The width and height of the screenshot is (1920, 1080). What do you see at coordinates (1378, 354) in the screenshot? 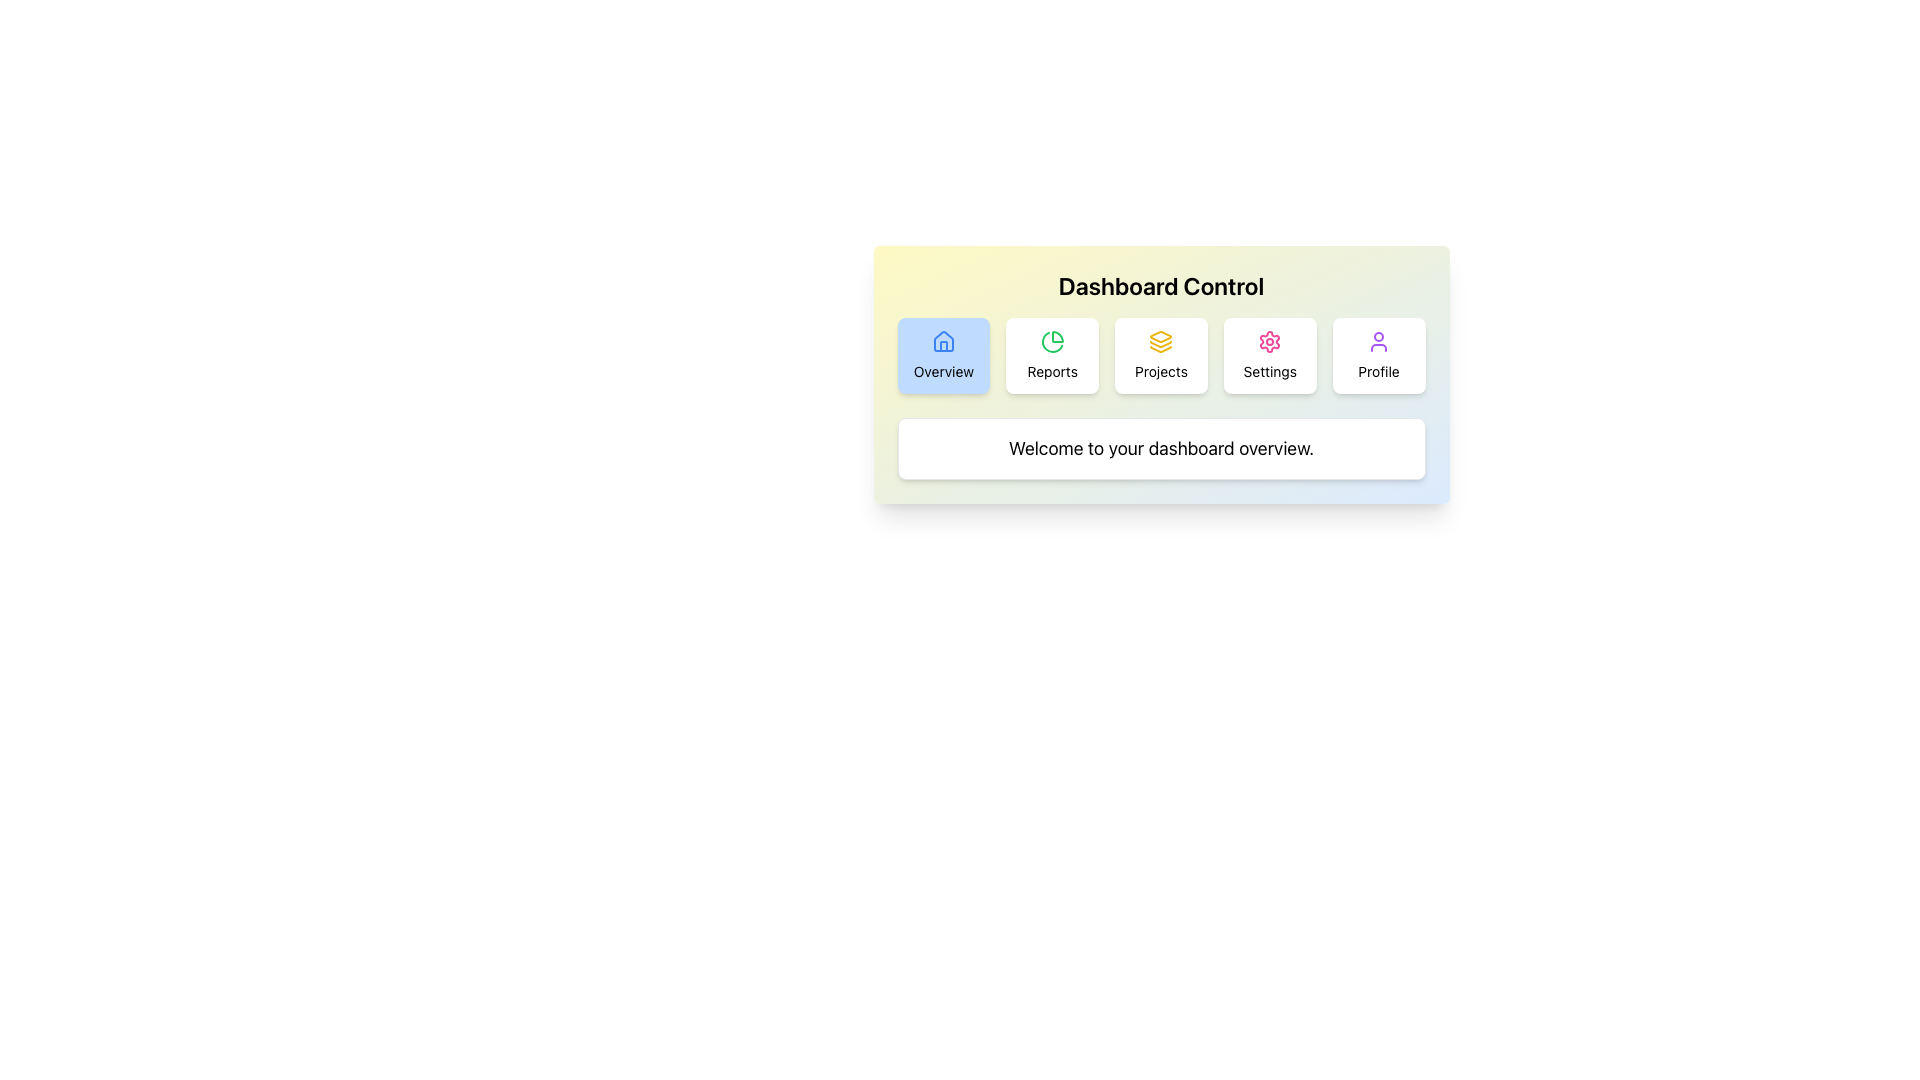
I see `the 'Profile' button in the Dashboard Control section for keyboard navigation` at bounding box center [1378, 354].